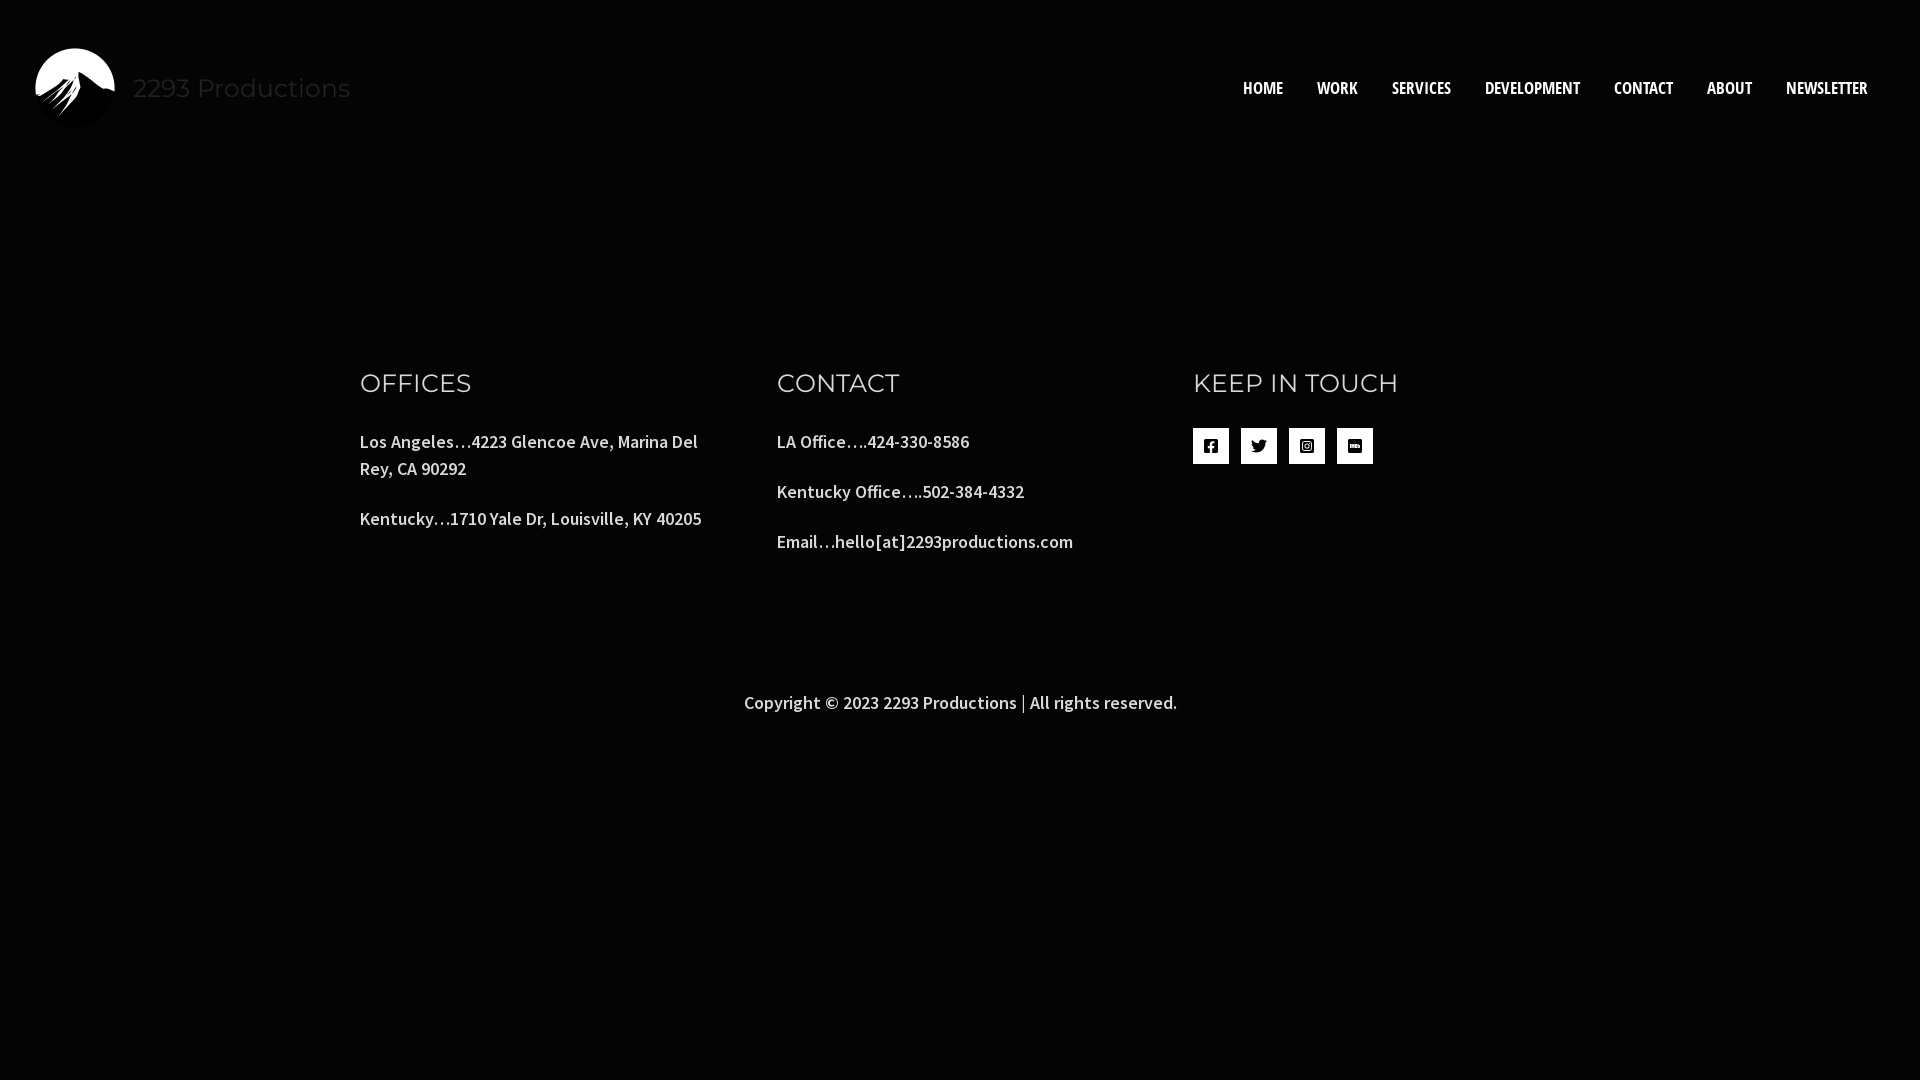 Image resolution: width=1920 pixels, height=1080 pixels. Describe the element at coordinates (1373, 86) in the screenshot. I see `'SERVICES'` at that location.